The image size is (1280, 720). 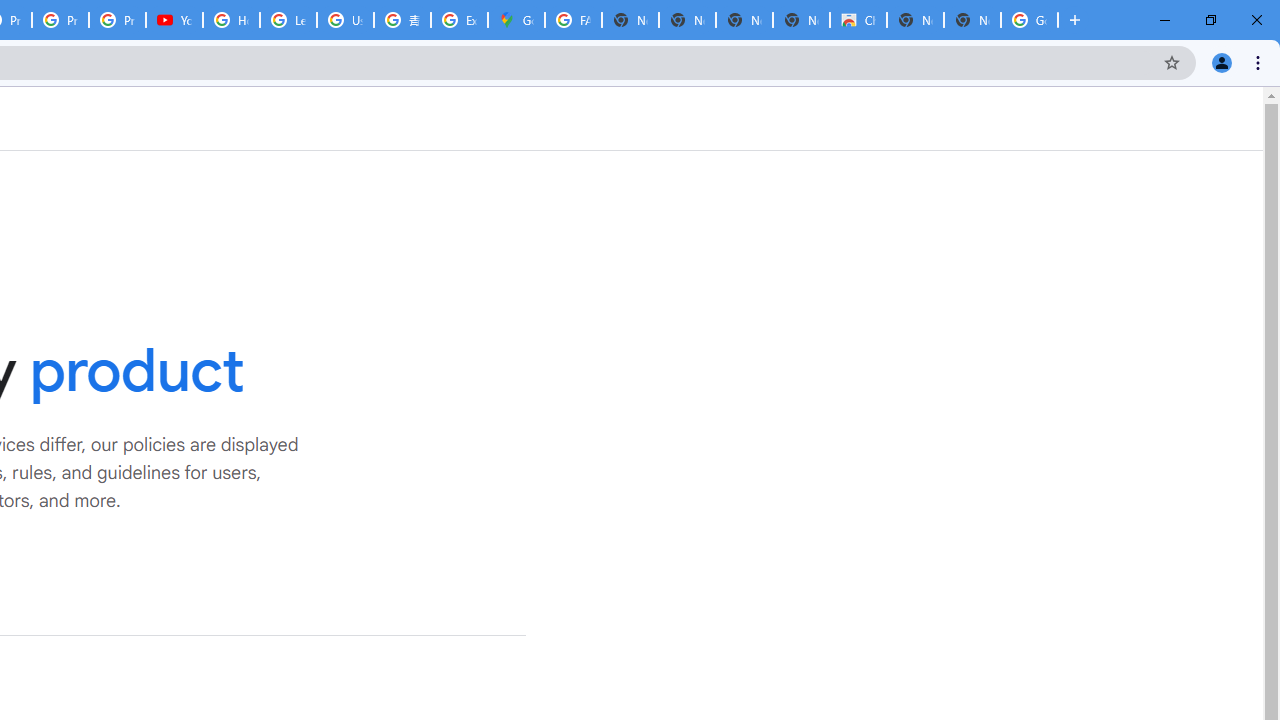 I want to click on 'New Tab', so click(x=972, y=20).